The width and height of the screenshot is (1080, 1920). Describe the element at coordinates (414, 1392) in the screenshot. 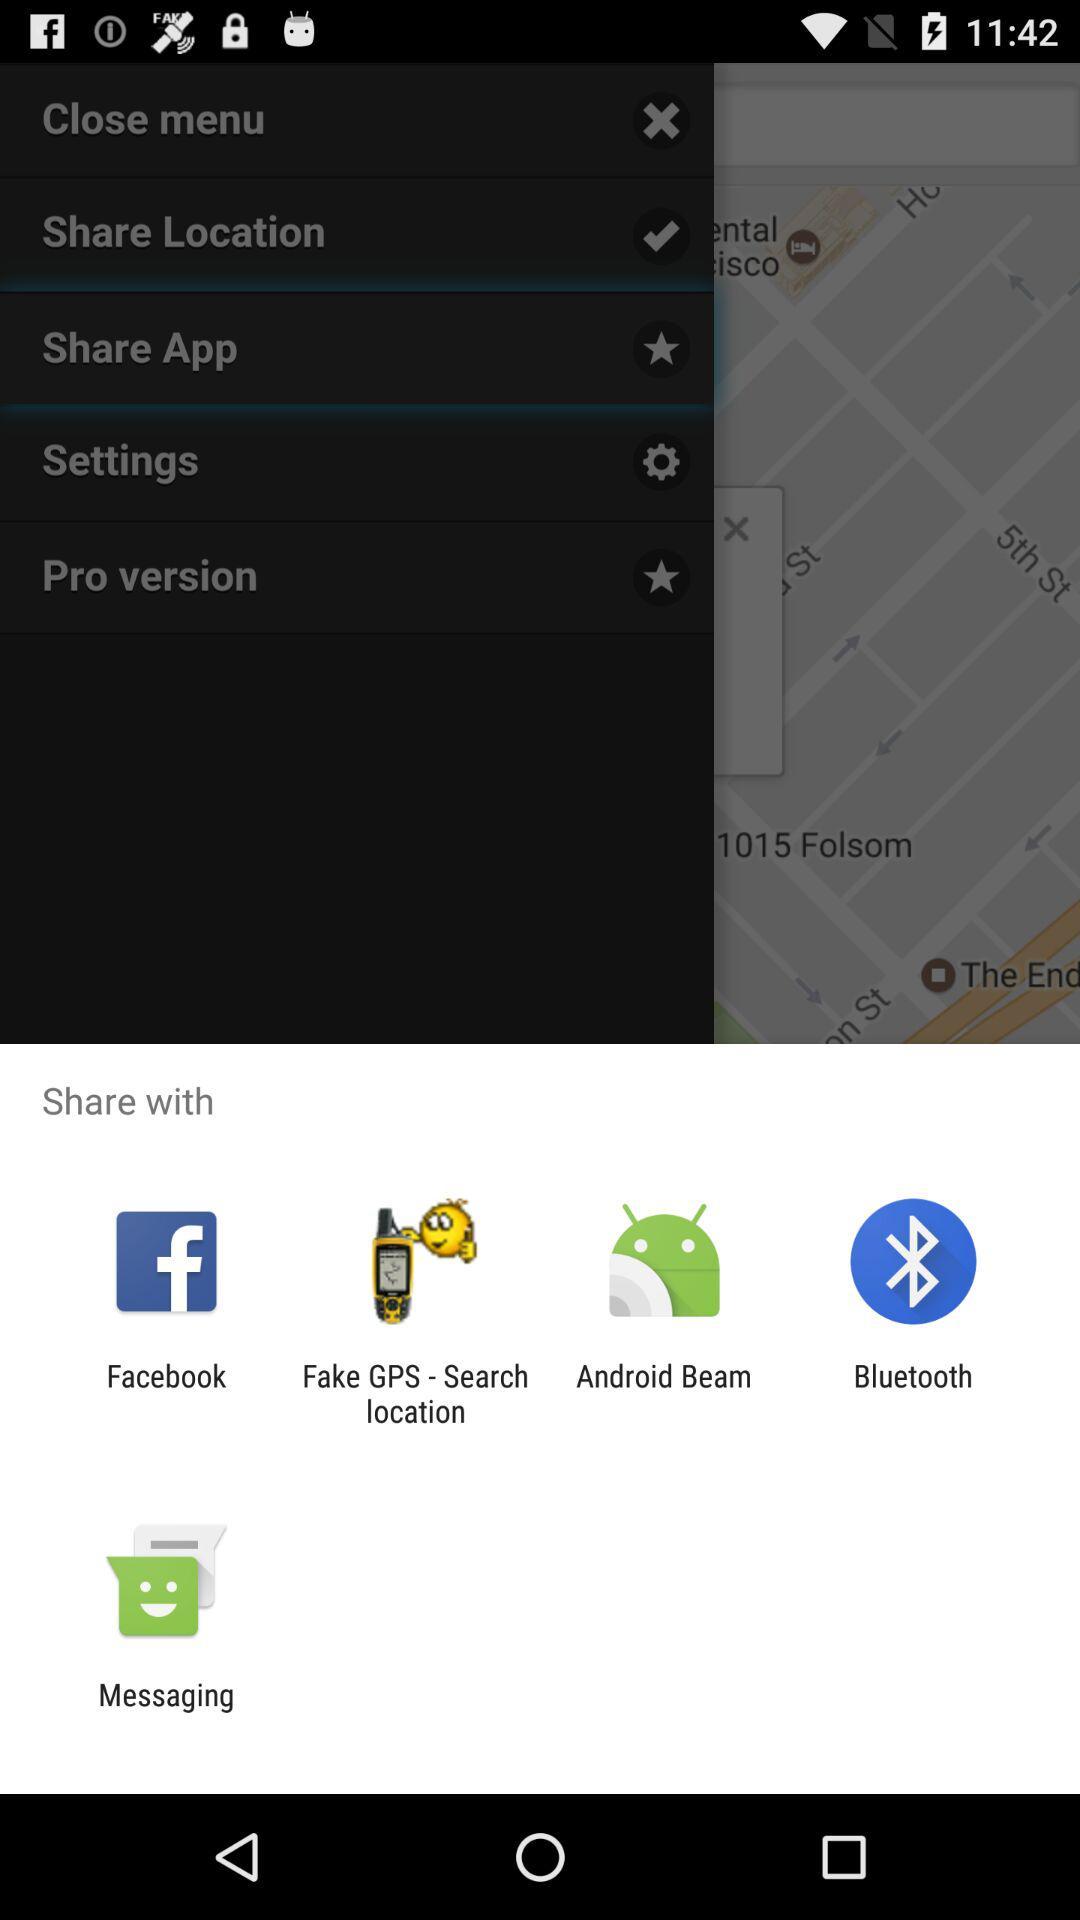

I see `the app to the left of android beam icon` at that location.